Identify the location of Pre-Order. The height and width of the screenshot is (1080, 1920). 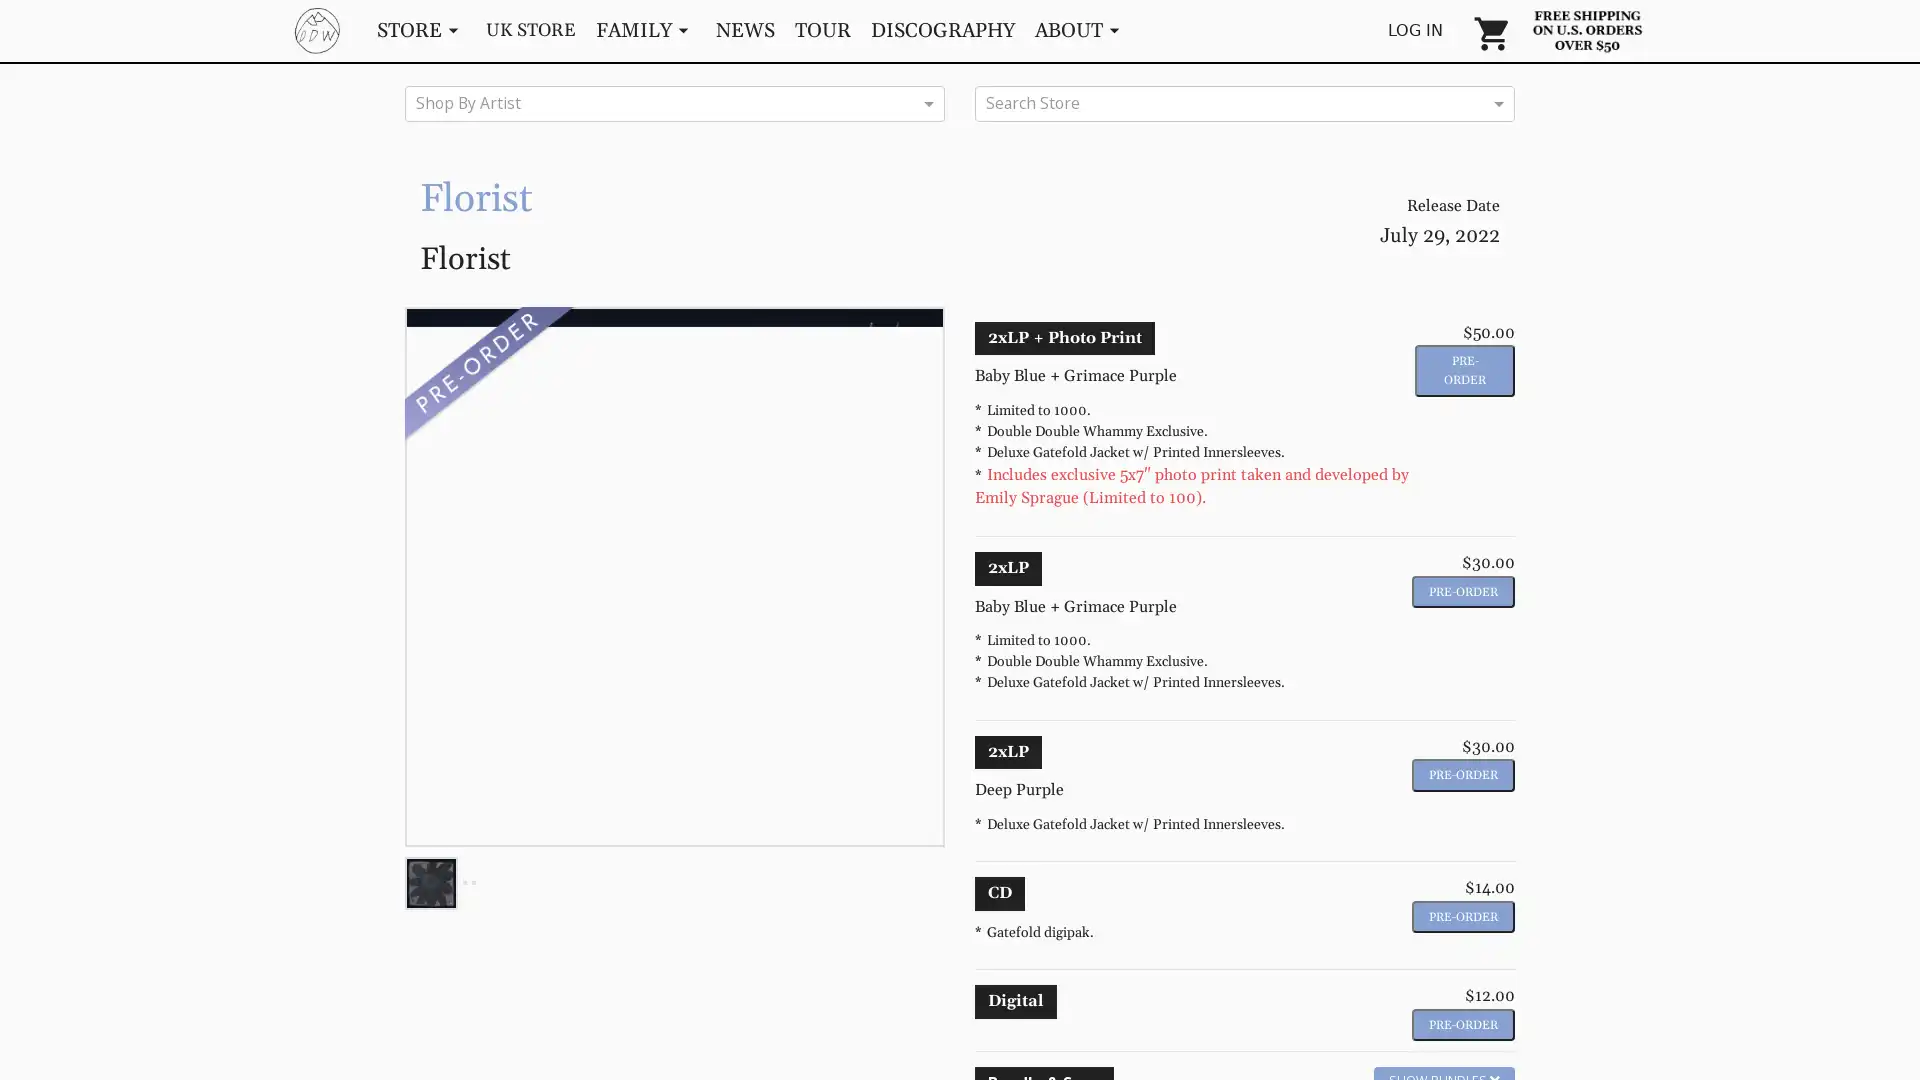
(1463, 916).